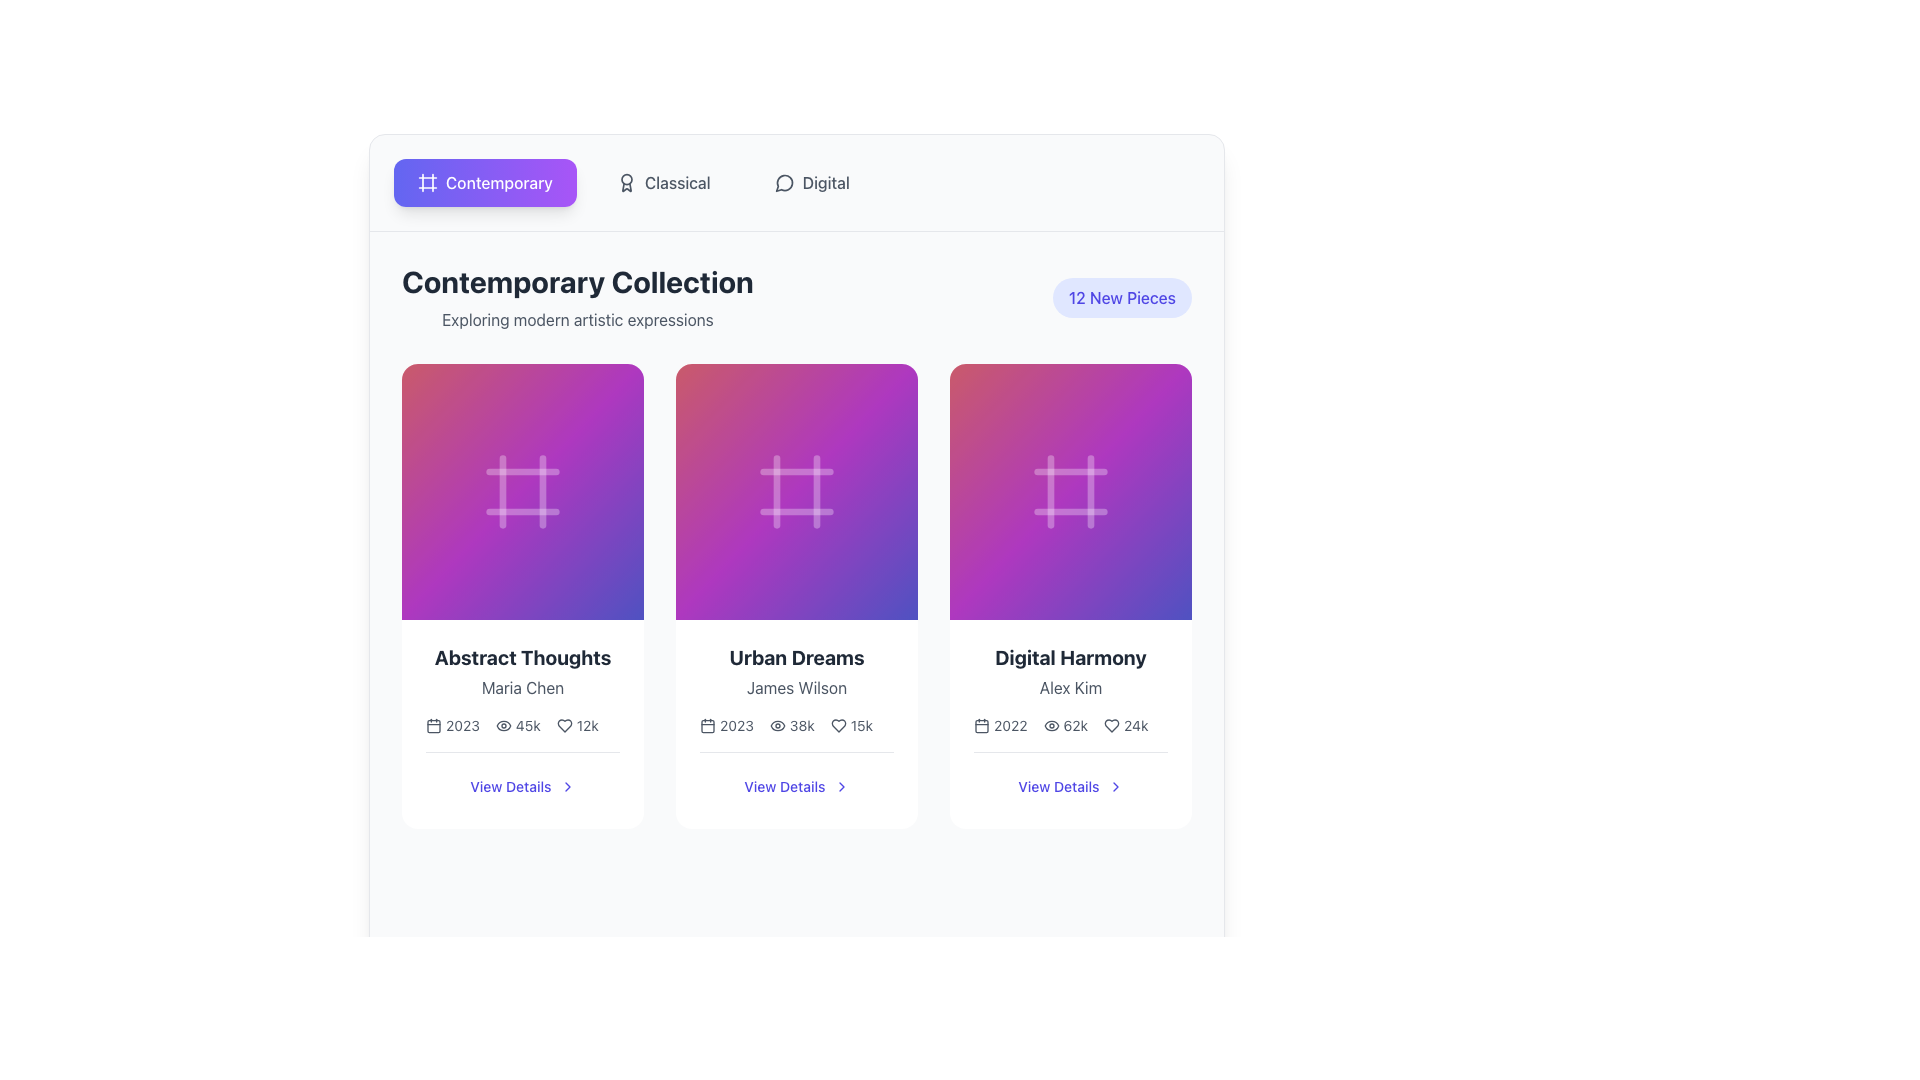 This screenshot has height=1080, width=1920. I want to click on the interactive button located at the bottom of the 'Urban Dreams' card to change its visual style, so click(795, 777).